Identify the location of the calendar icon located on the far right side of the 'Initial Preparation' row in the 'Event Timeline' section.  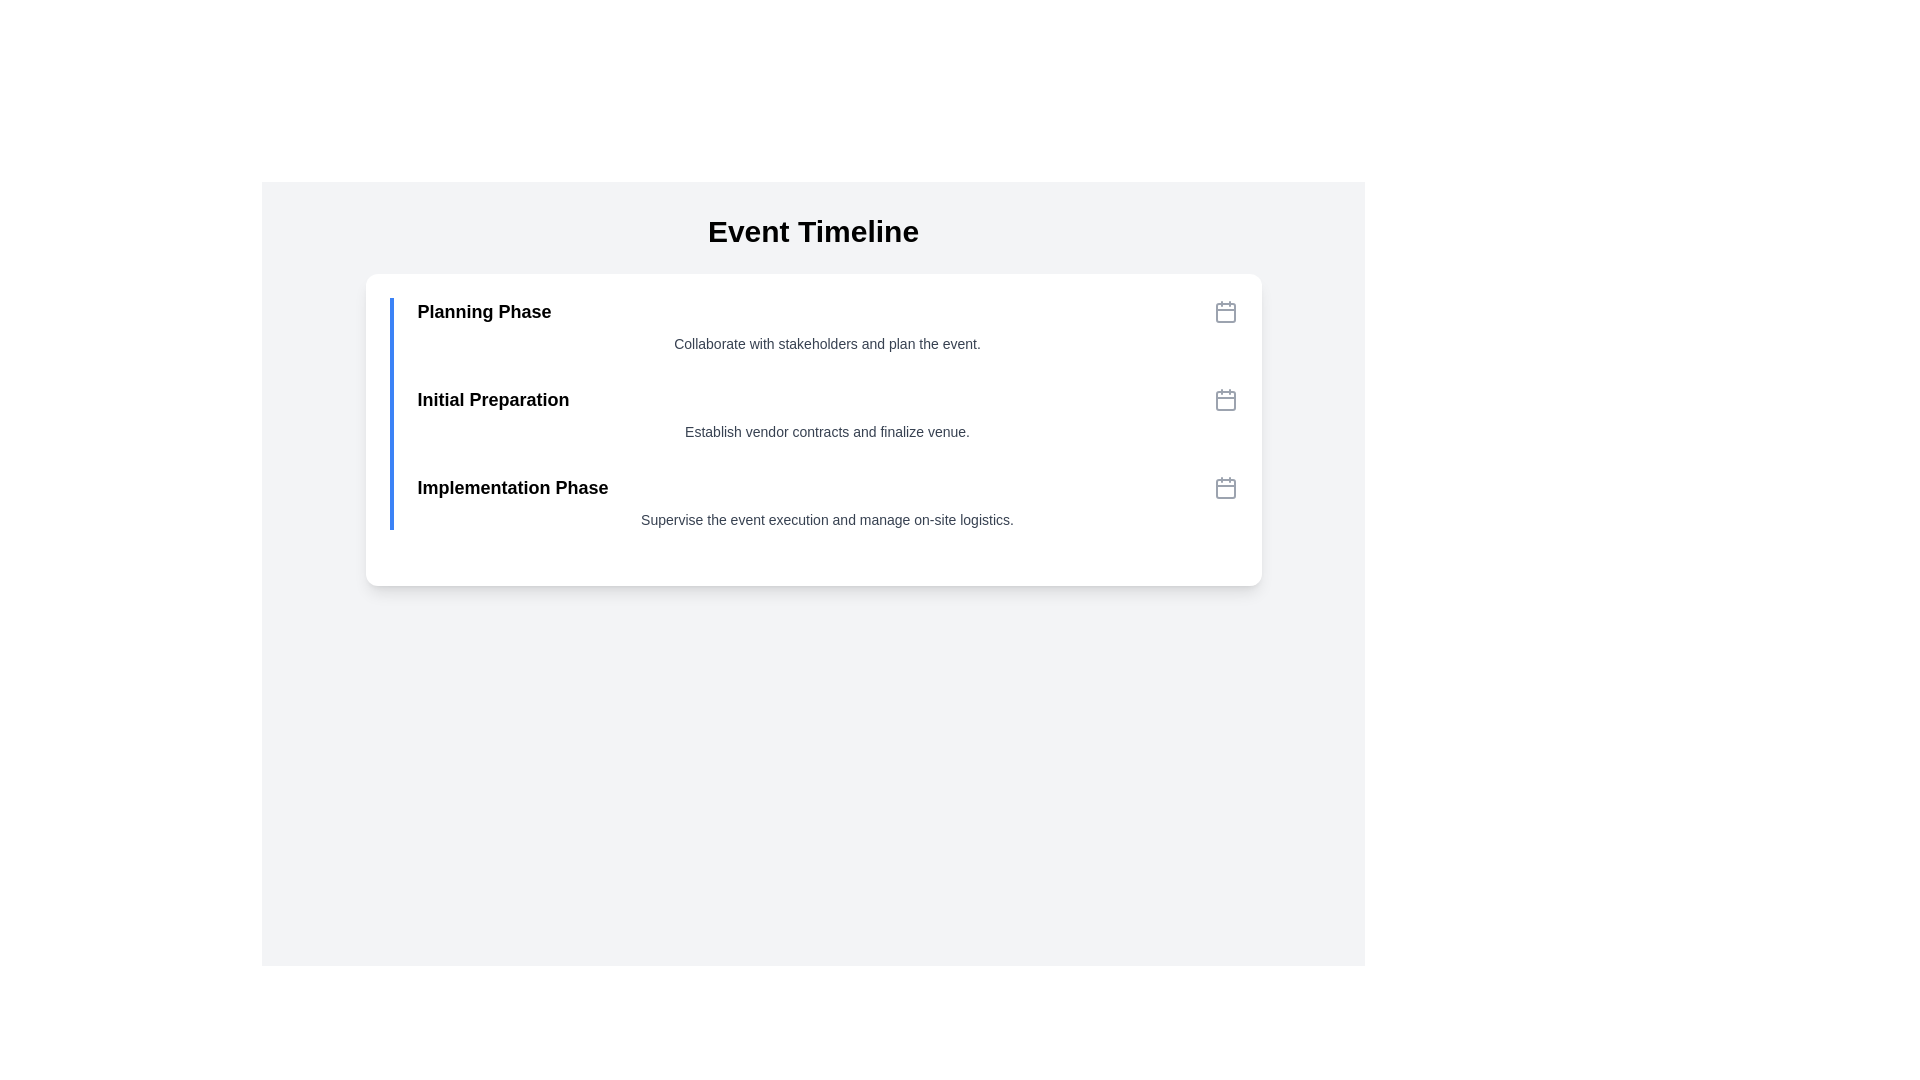
(1224, 400).